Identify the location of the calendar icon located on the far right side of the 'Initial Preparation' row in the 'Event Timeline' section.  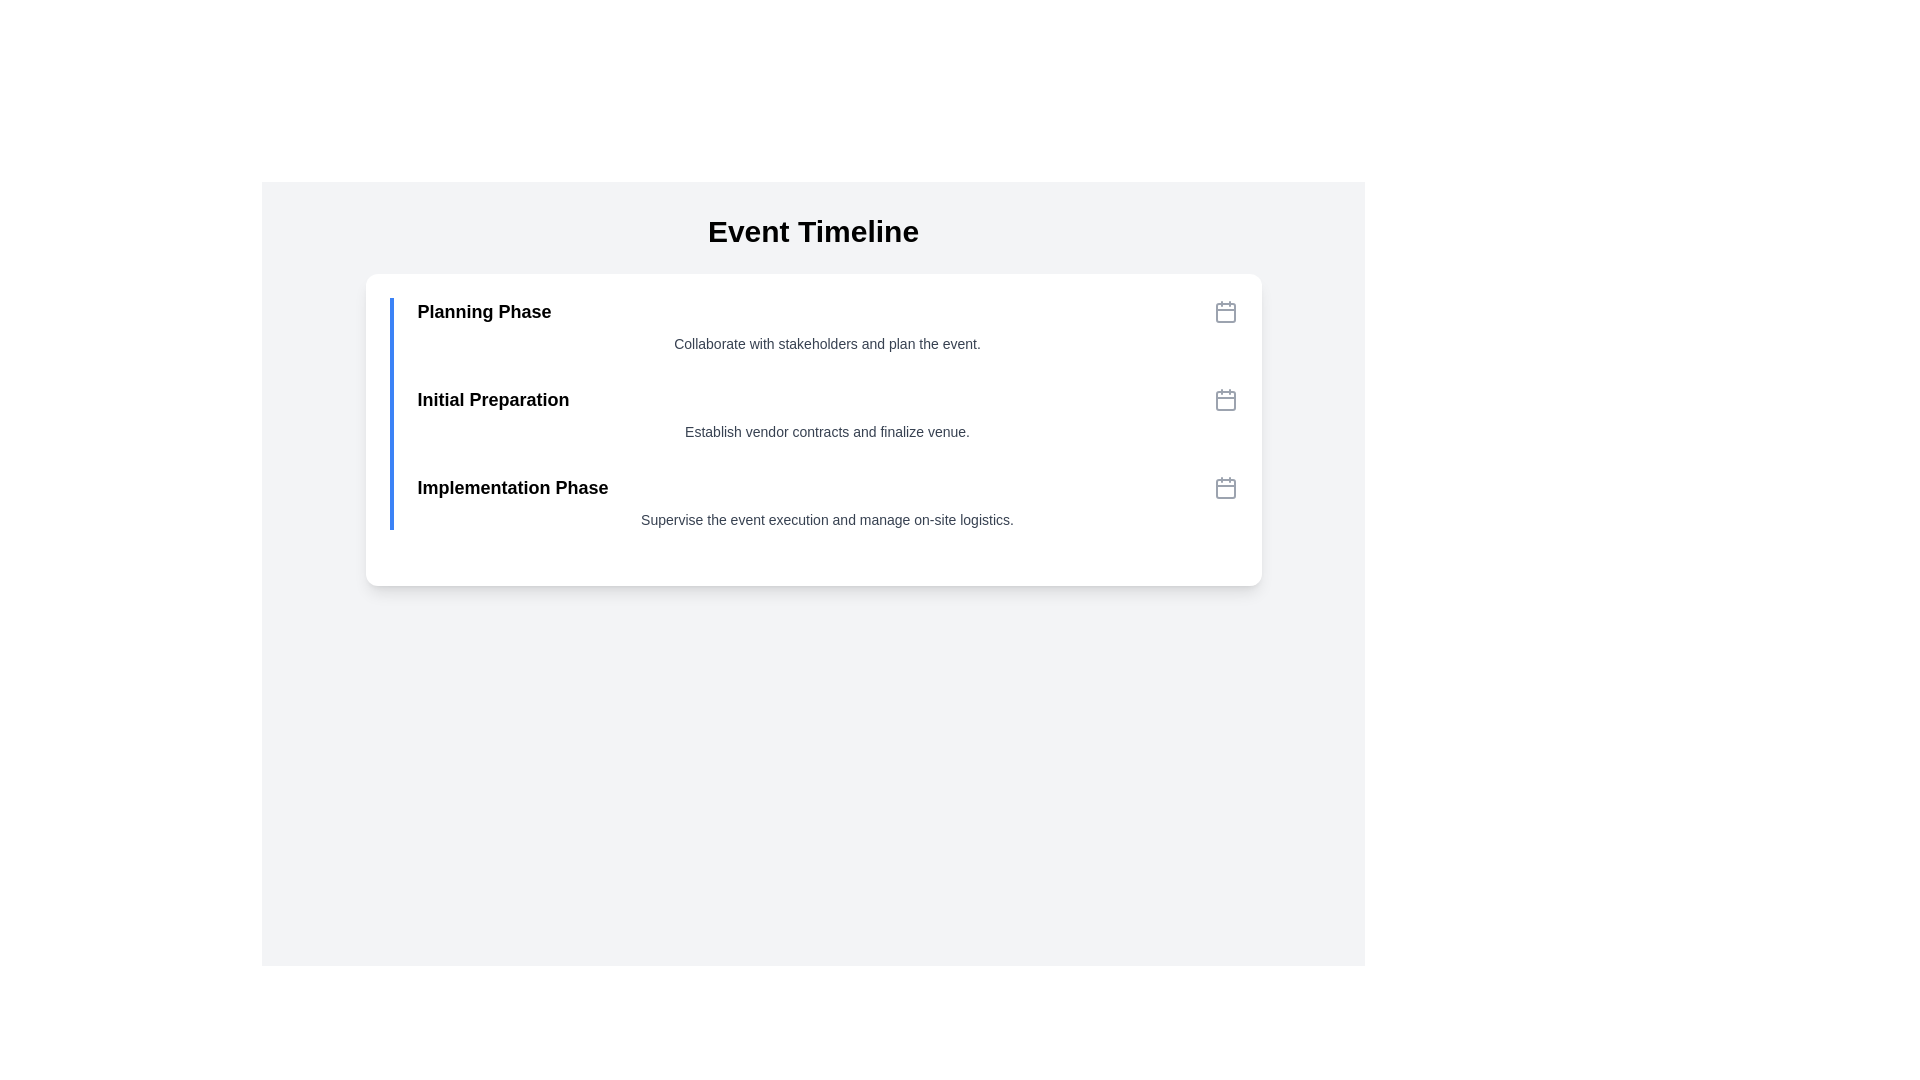
(1224, 400).